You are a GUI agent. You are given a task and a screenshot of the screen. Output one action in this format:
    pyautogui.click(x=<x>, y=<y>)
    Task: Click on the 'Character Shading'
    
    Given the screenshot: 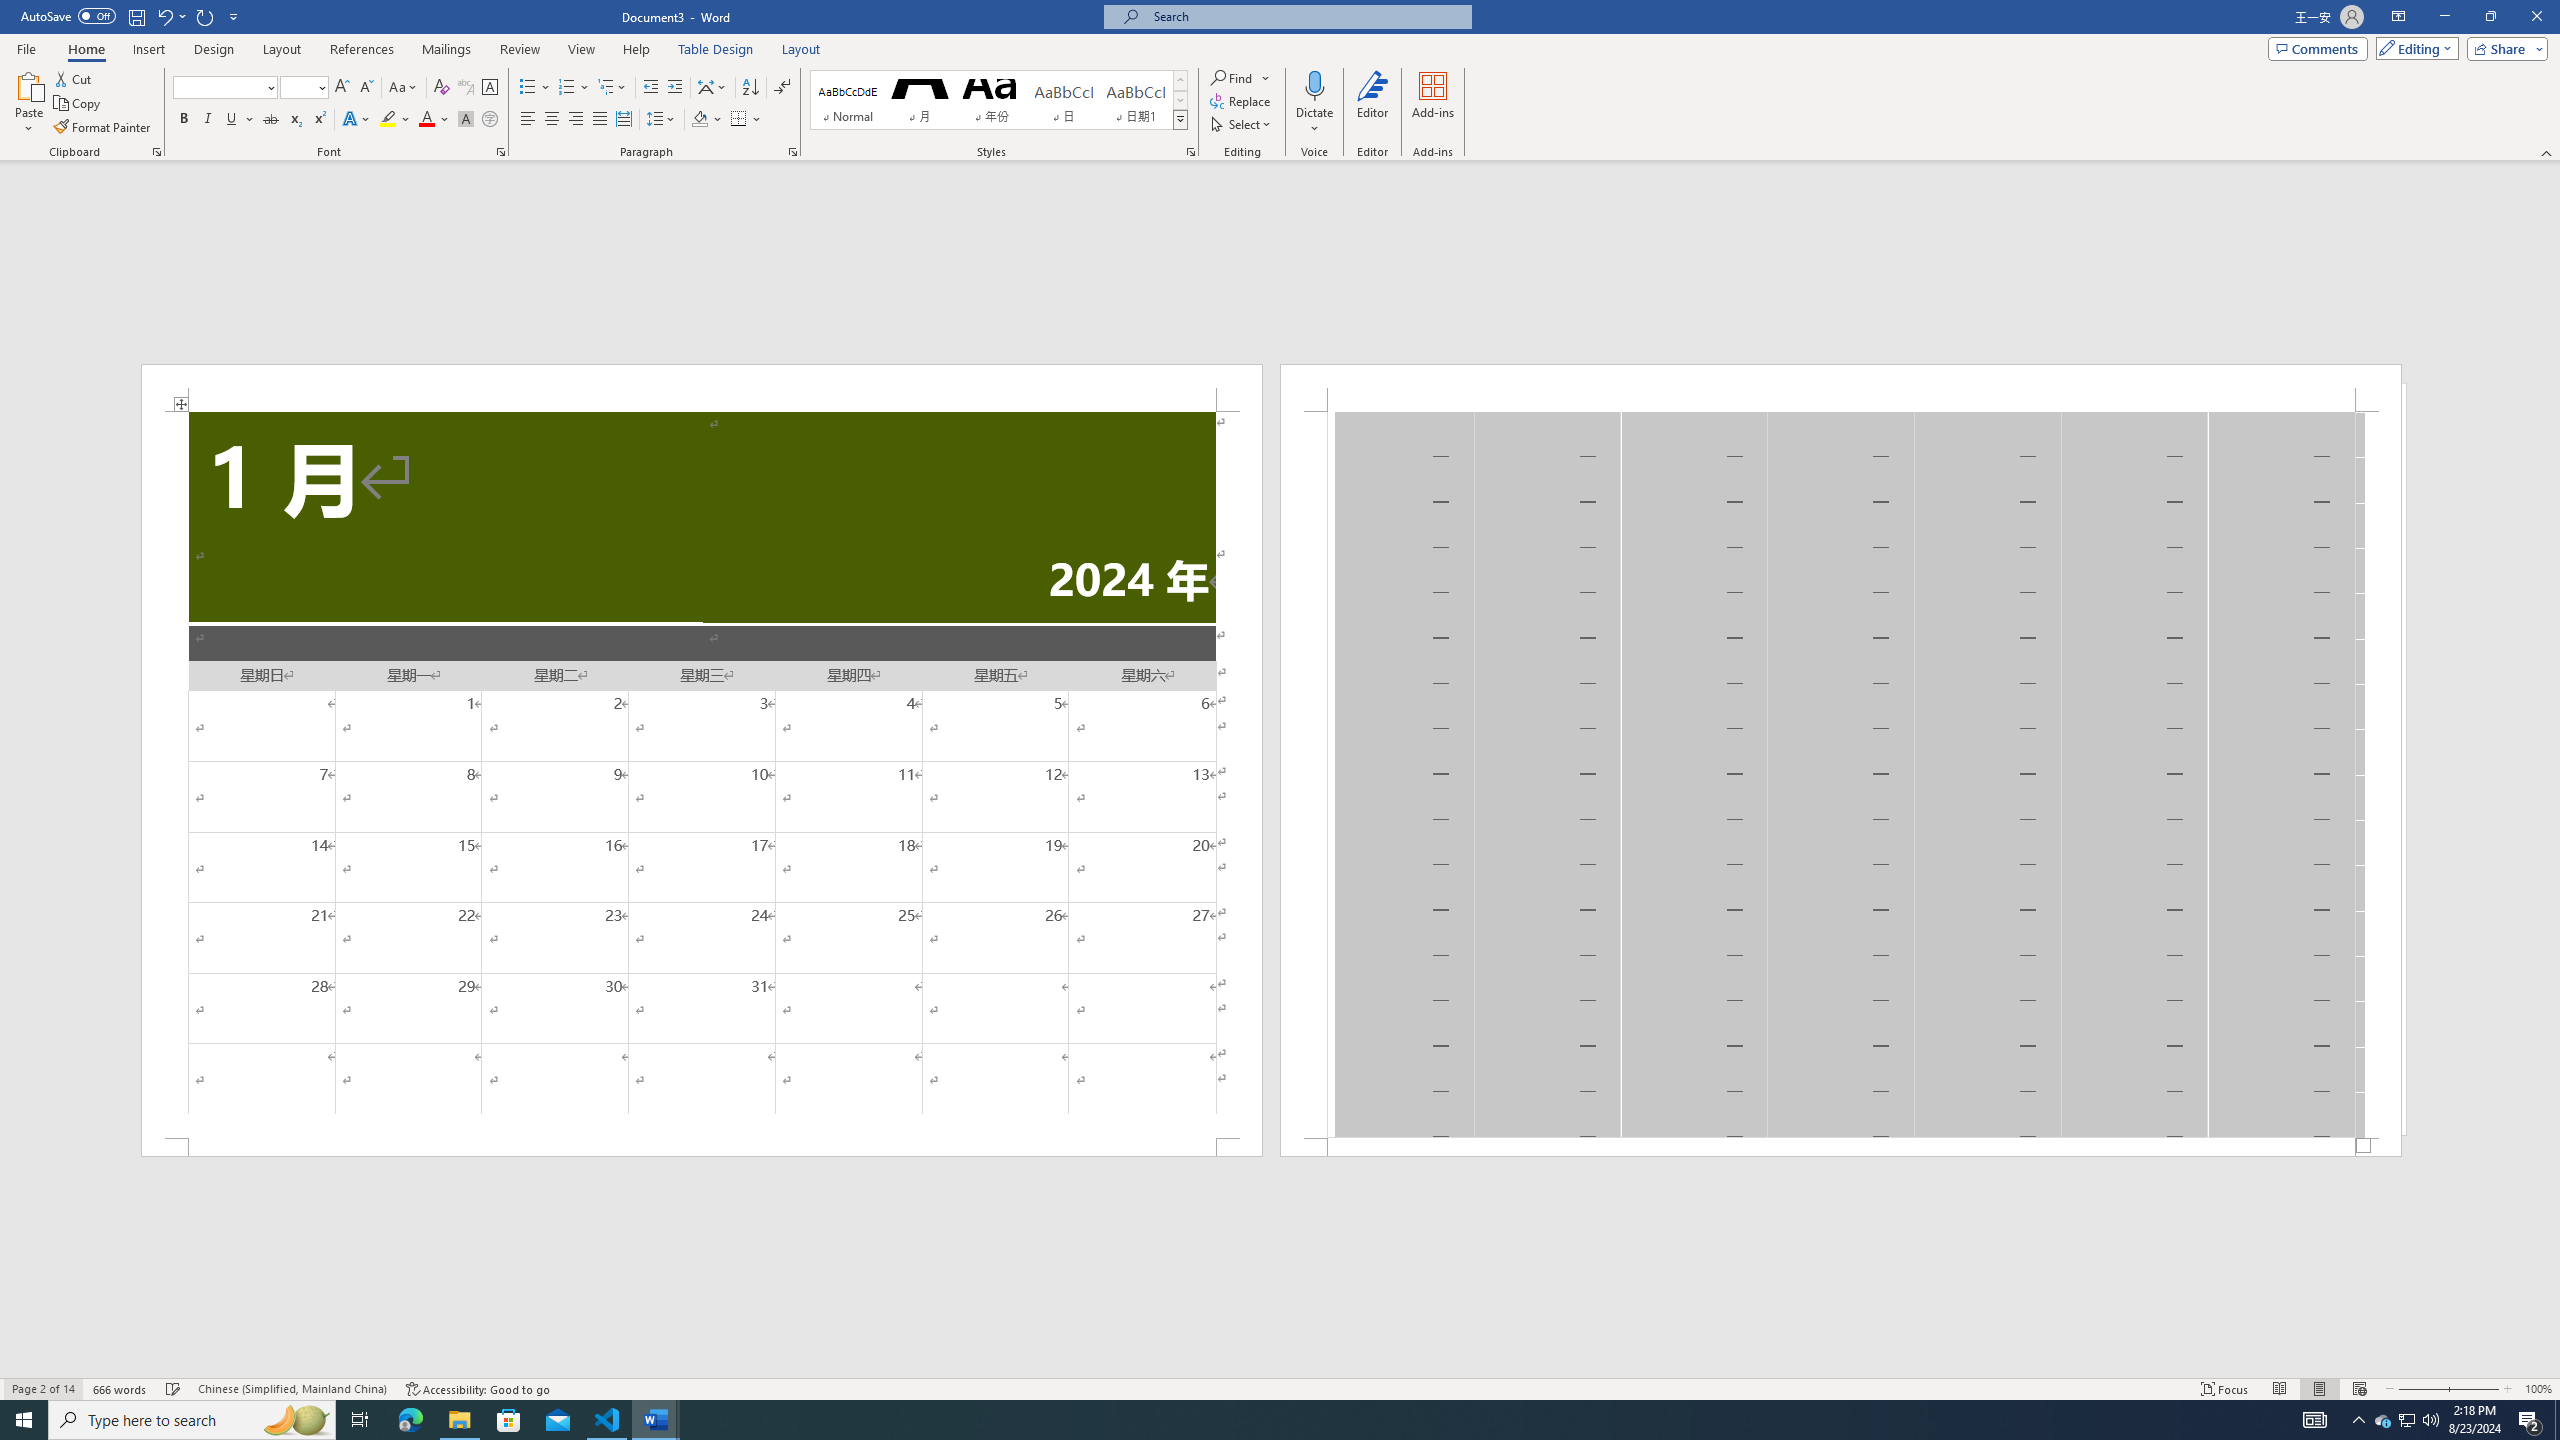 What is the action you would take?
    pyautogui.click(x=464, y=118)
    